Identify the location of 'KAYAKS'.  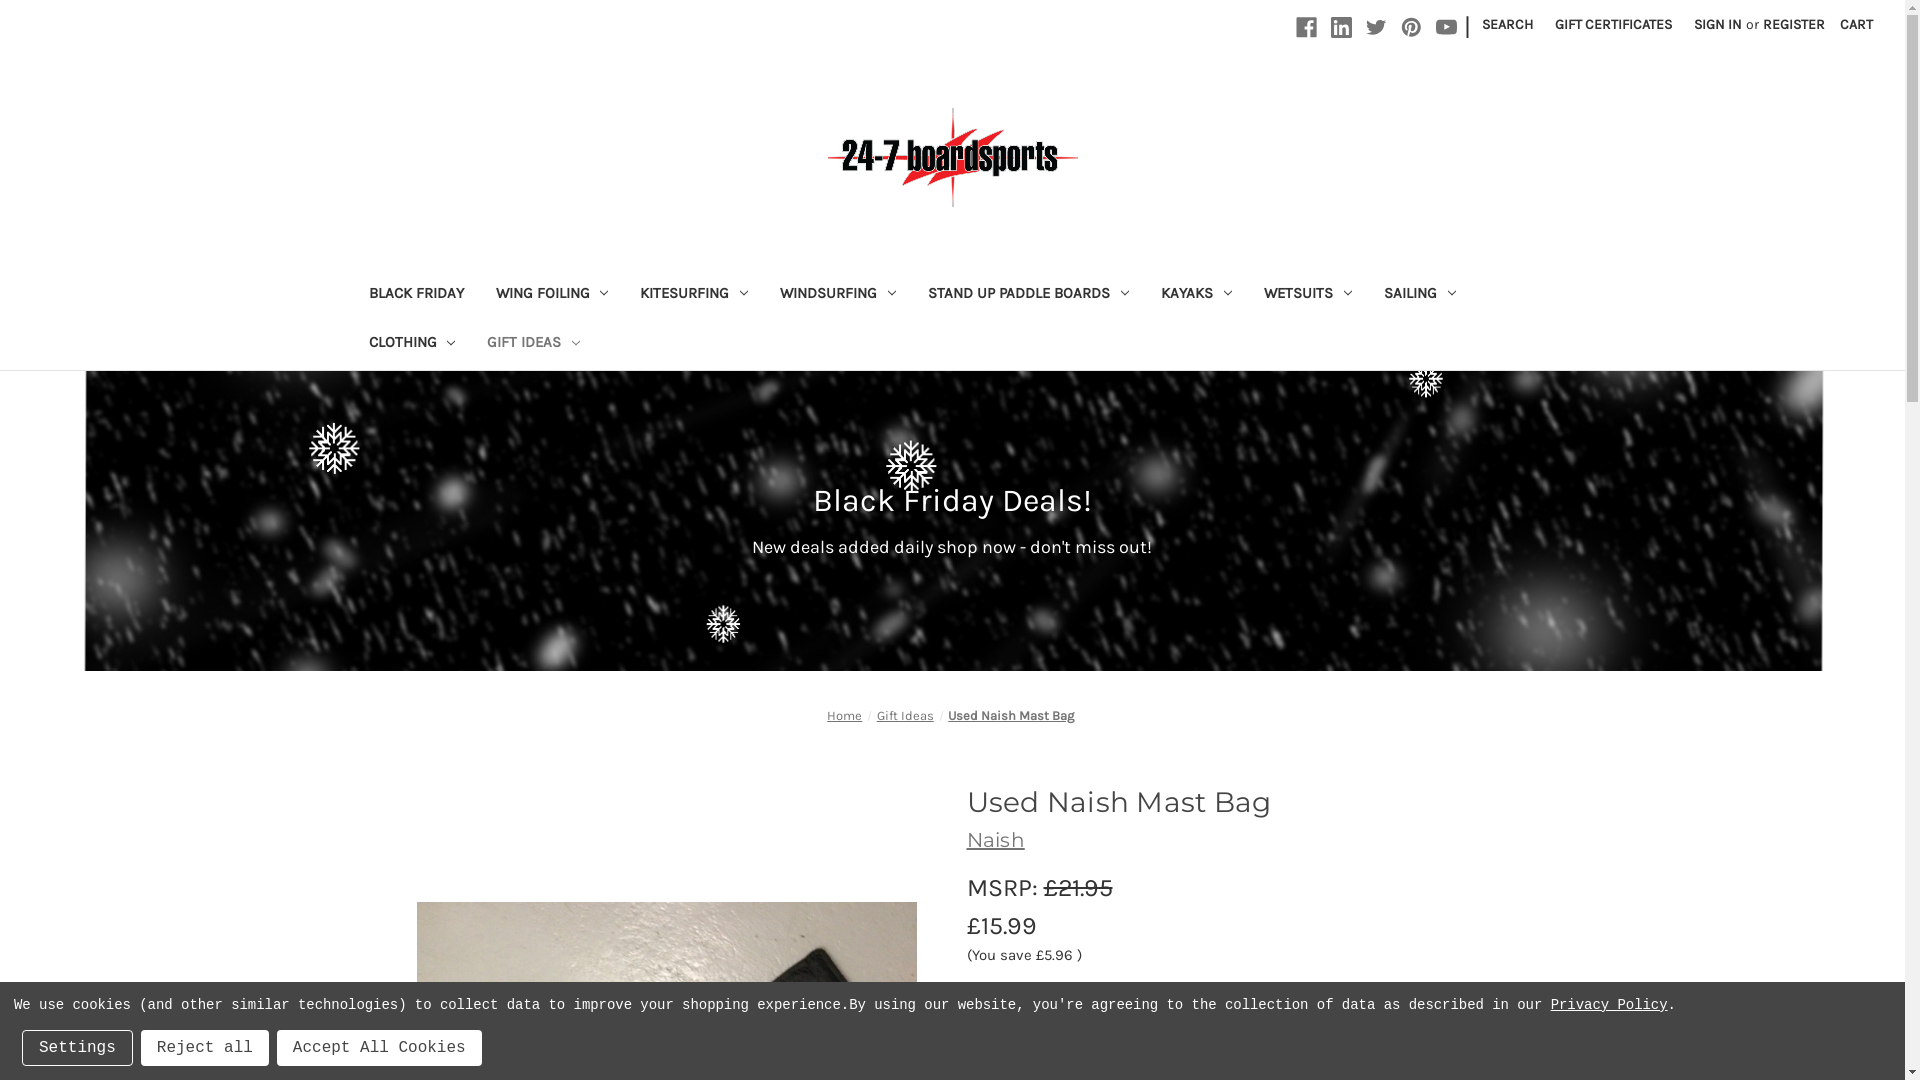
(1196, 295).